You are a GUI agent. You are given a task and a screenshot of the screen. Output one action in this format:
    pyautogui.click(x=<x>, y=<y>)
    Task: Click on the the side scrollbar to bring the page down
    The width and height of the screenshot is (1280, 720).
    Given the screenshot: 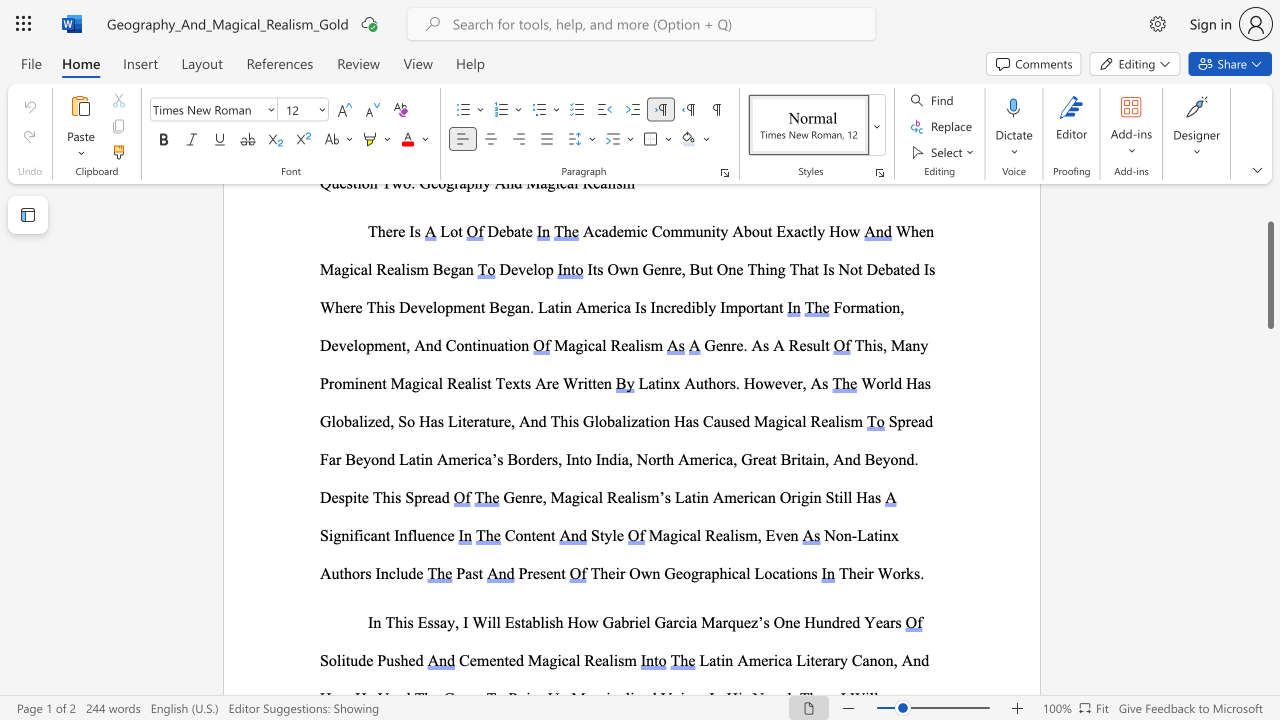 What is the action you would take?
    pyautogui.click(x=1269, y=640)
    